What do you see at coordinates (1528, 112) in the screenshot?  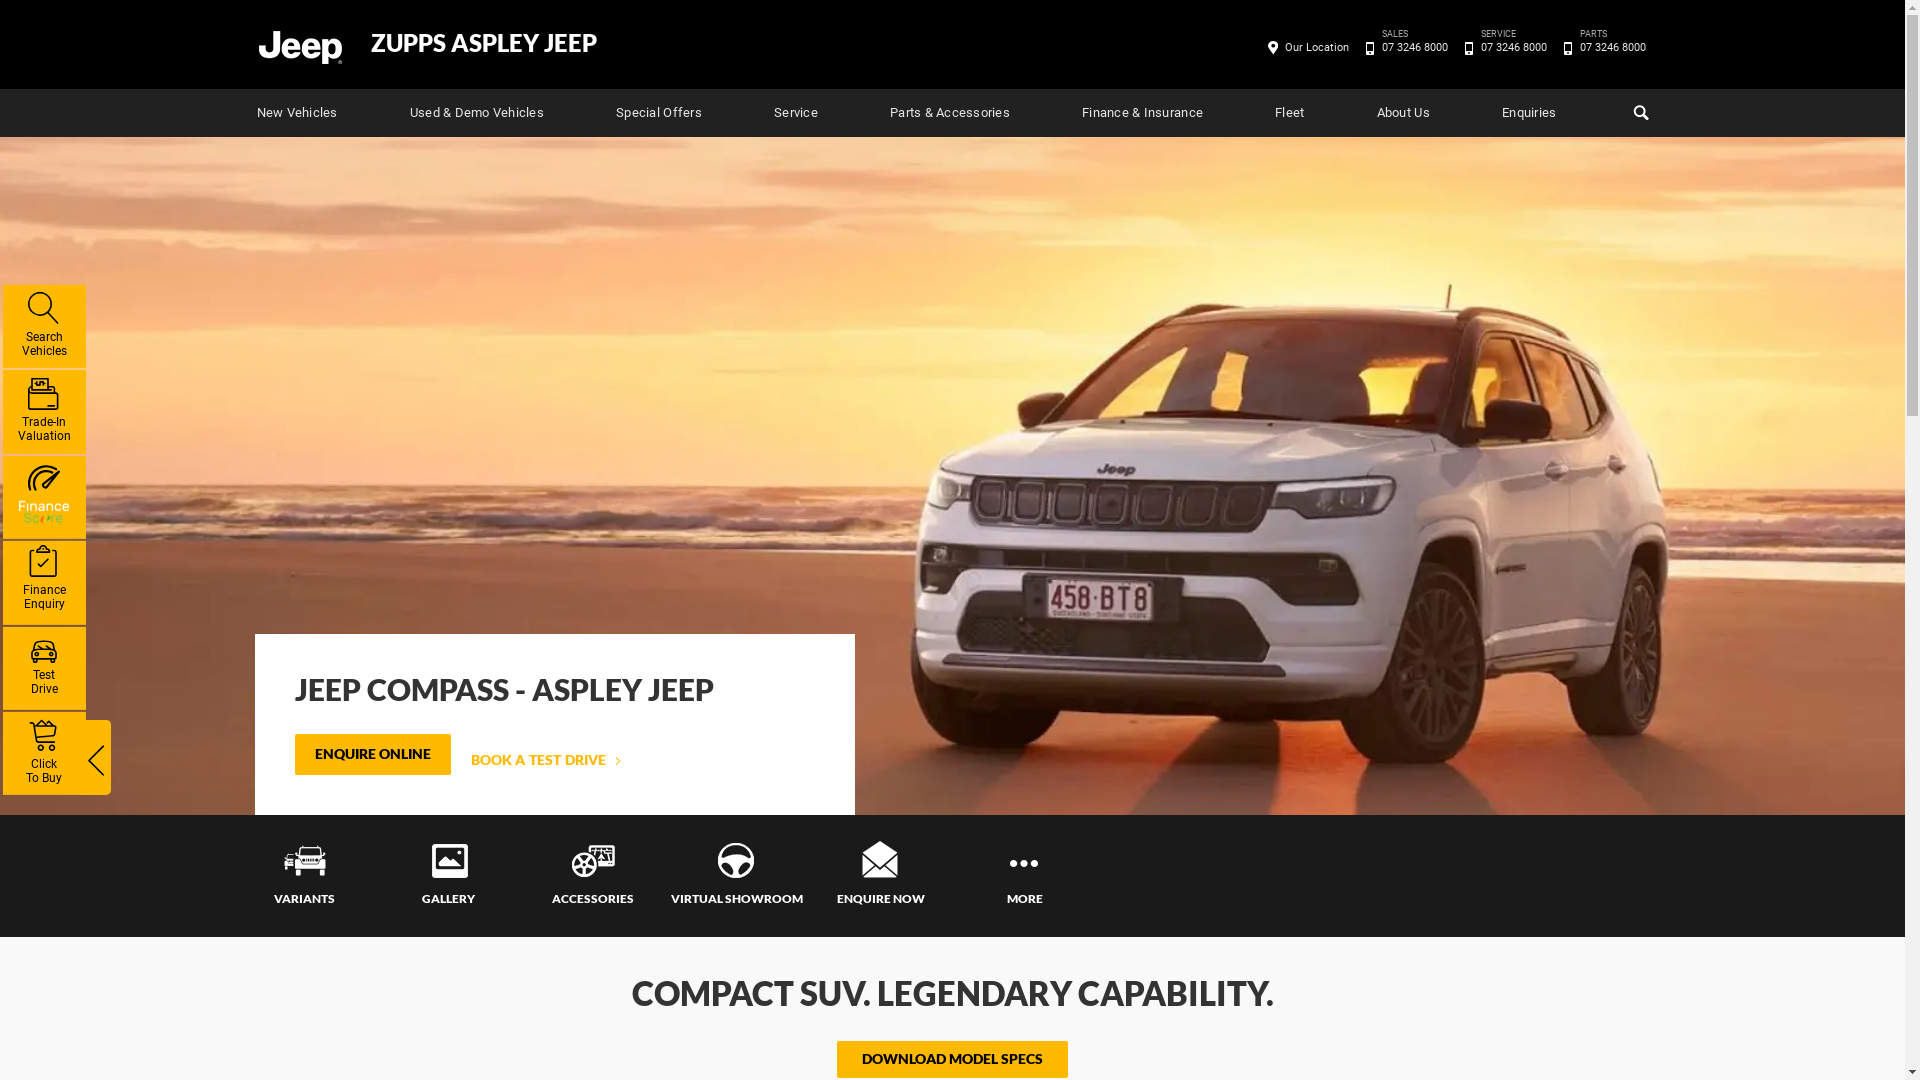 I see `'Enquiries'` at bounding box center [1528, 112].